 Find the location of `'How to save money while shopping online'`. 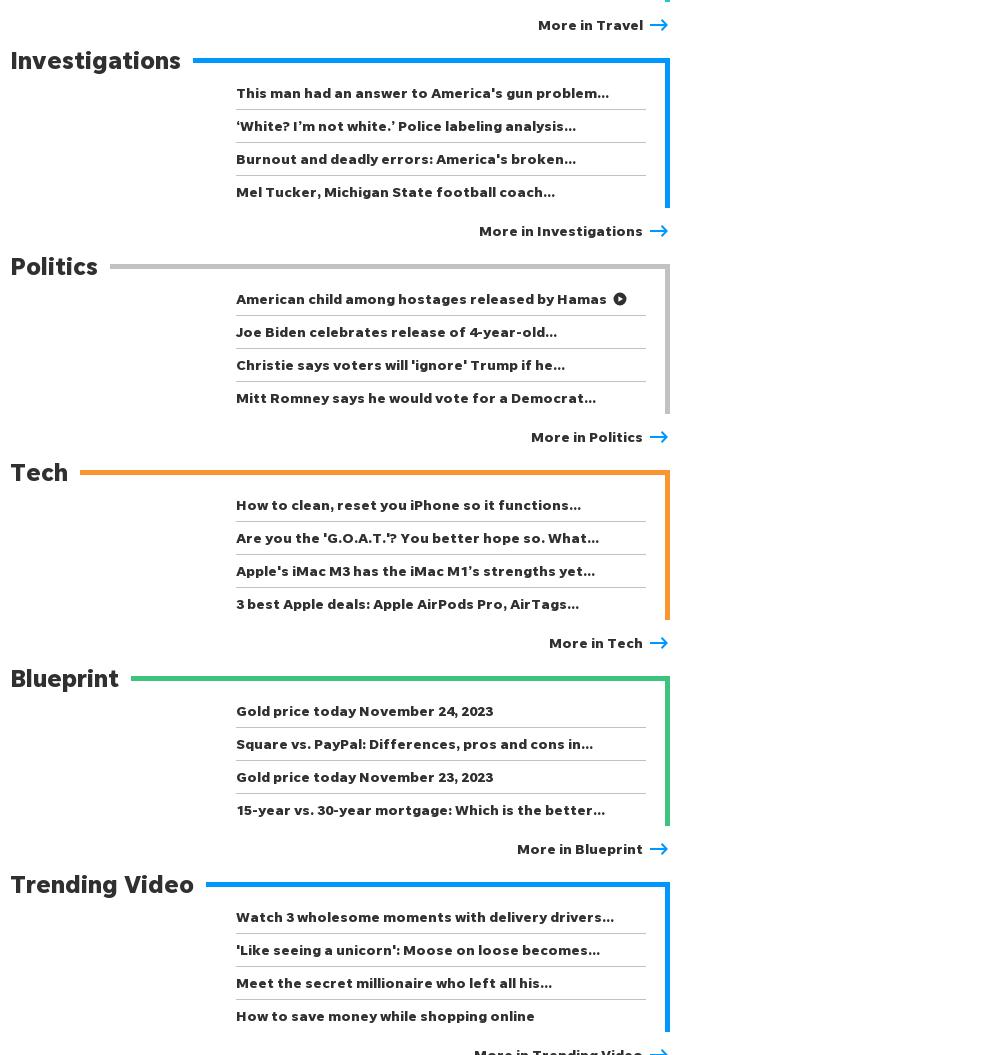

'How to save money while shopping online' is located at coordinates (385, 1014).